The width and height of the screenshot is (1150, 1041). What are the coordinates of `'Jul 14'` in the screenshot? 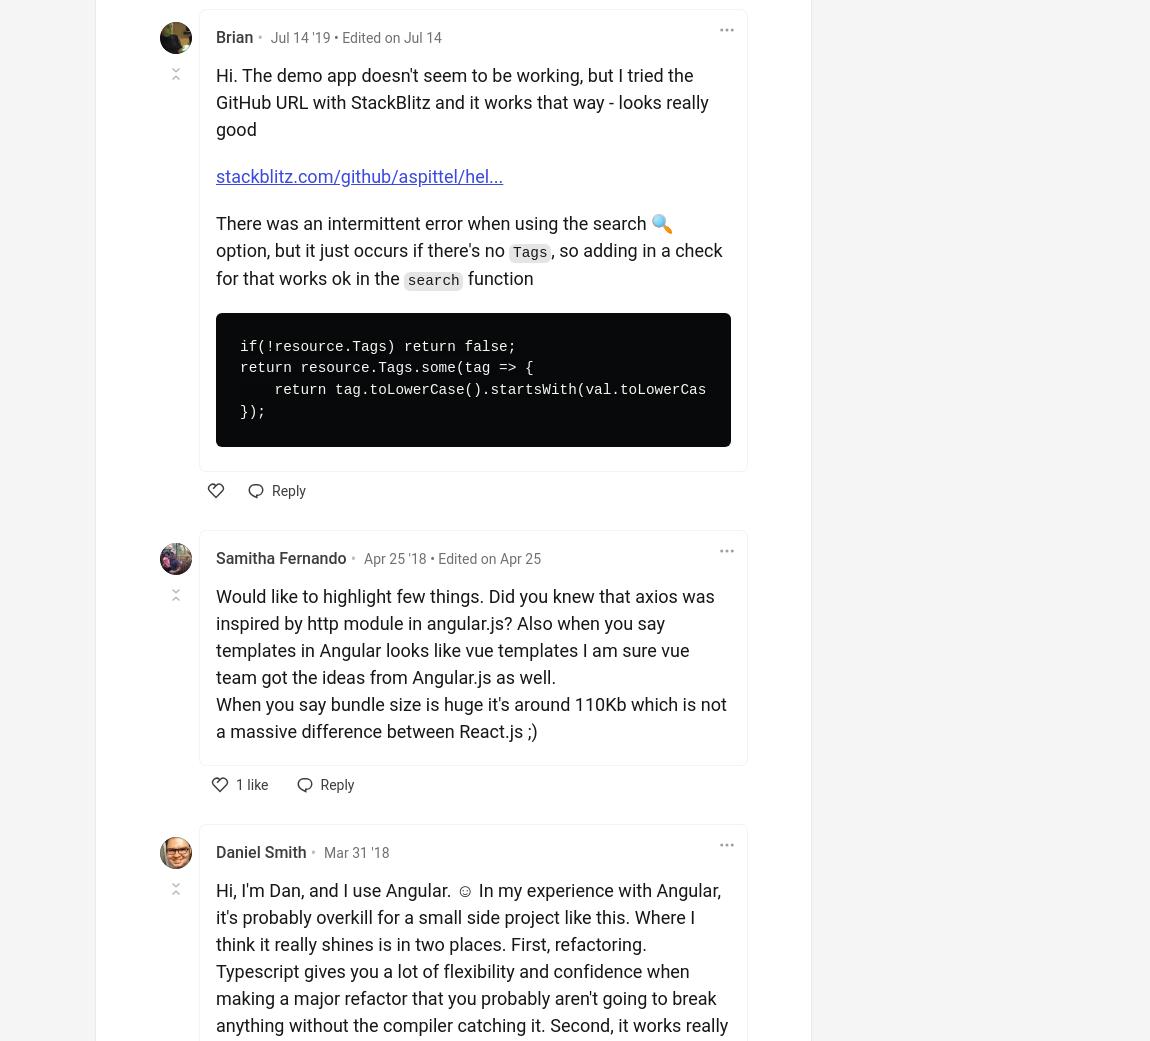 It's located at (422, 35).